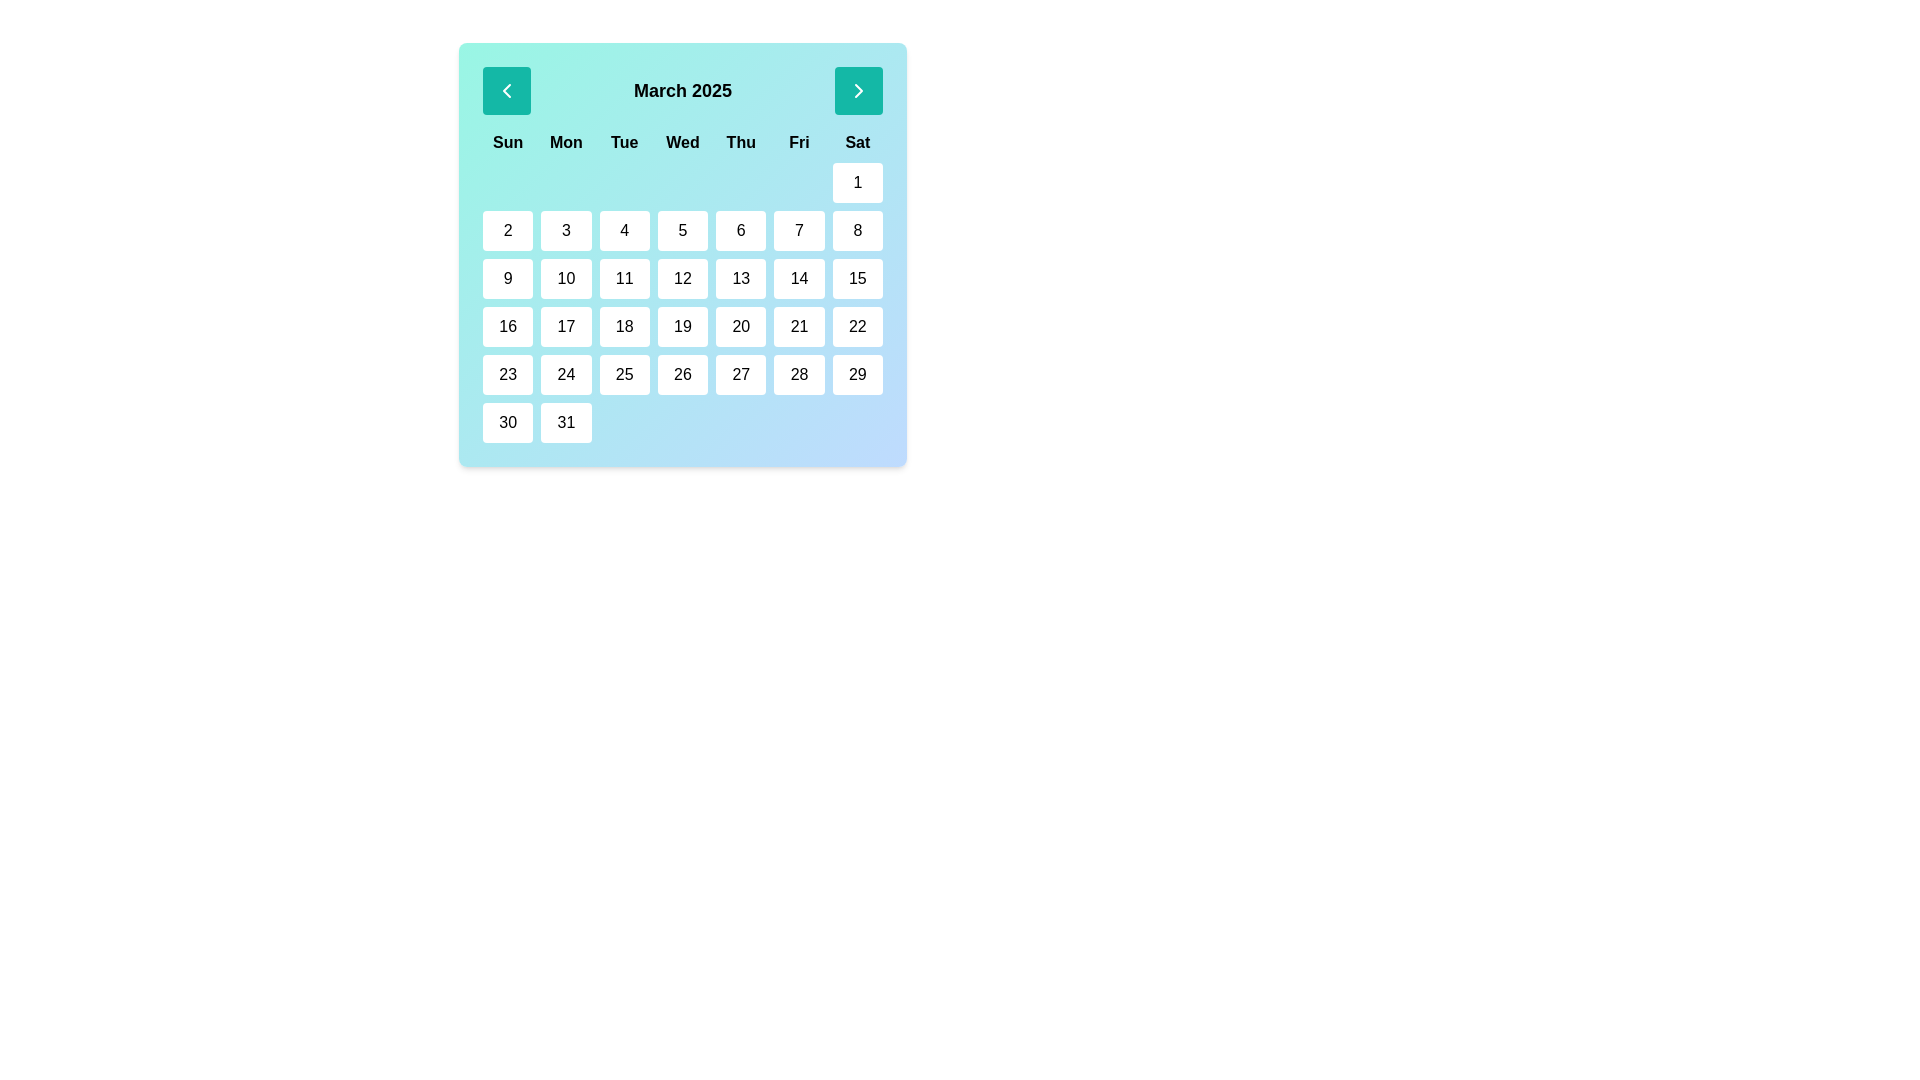 This screenshot has width=1920, height=1080. What do you see at coordinates (507, 91) in the screenshot?
I see `the left-pointing chevron icon located at the top-left corner of the calendar interface` at bounding box center [507, 91].